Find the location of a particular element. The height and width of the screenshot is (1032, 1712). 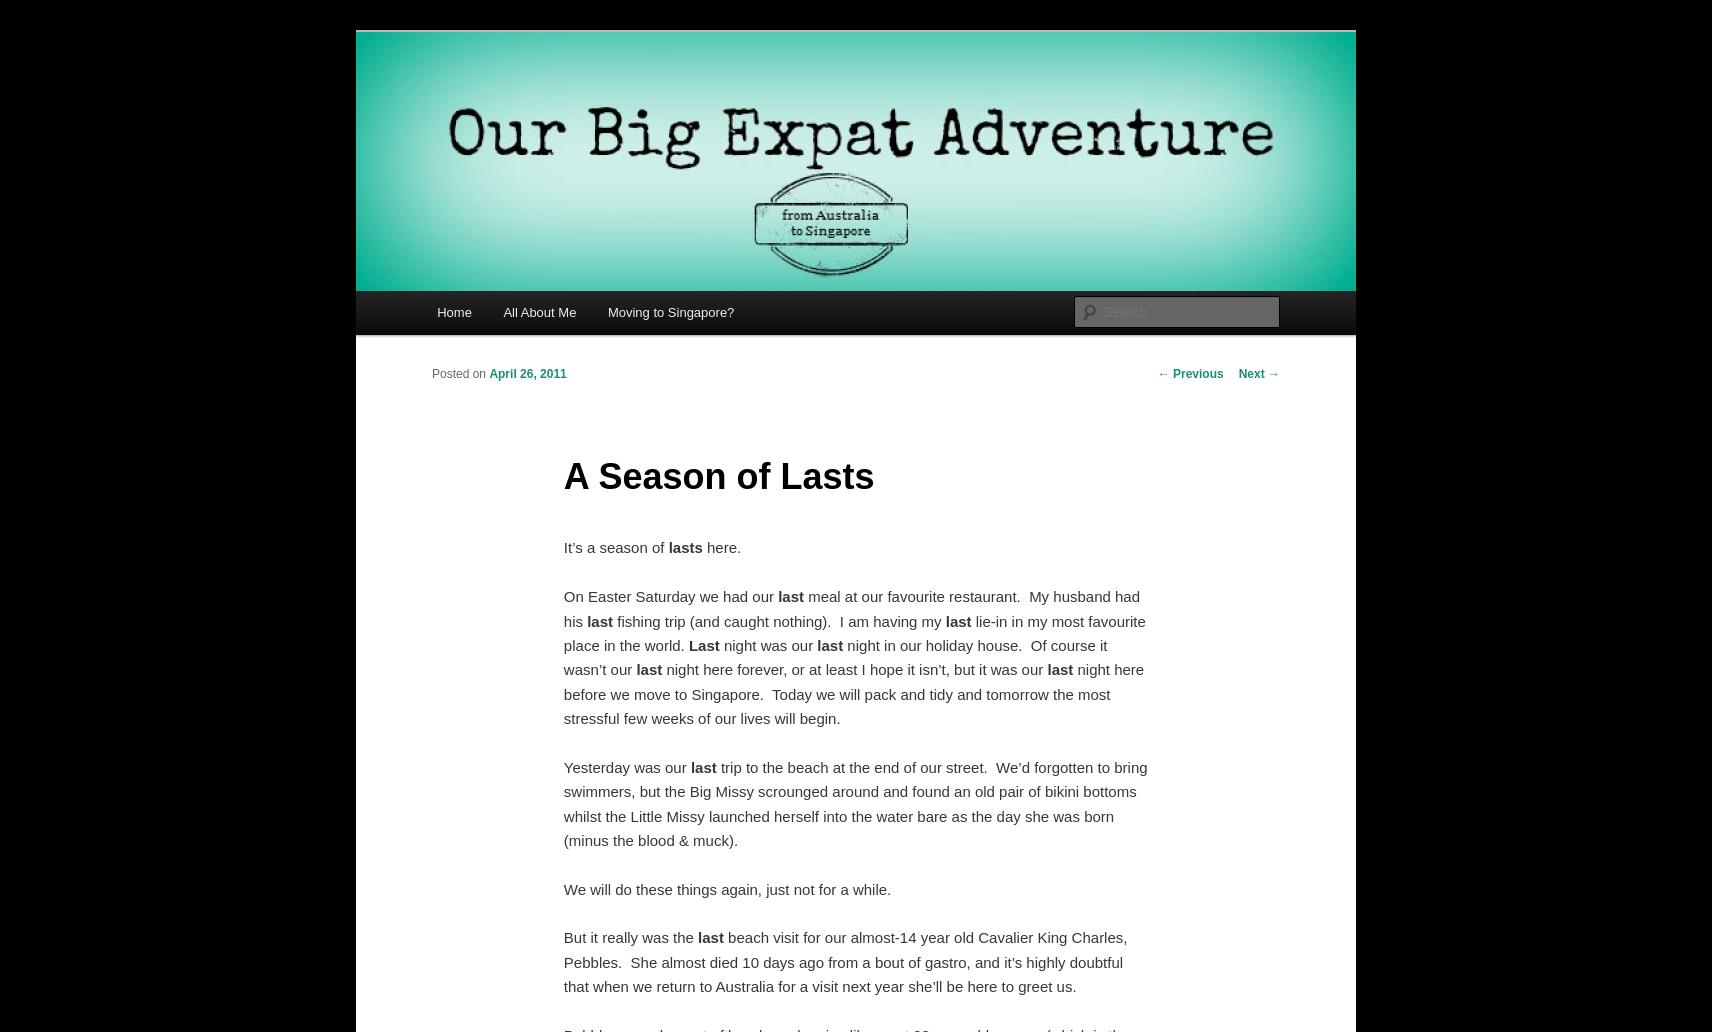

'night here forever, or at least I hope it isn’t, but it was our' is located at coordinates (854, 668).